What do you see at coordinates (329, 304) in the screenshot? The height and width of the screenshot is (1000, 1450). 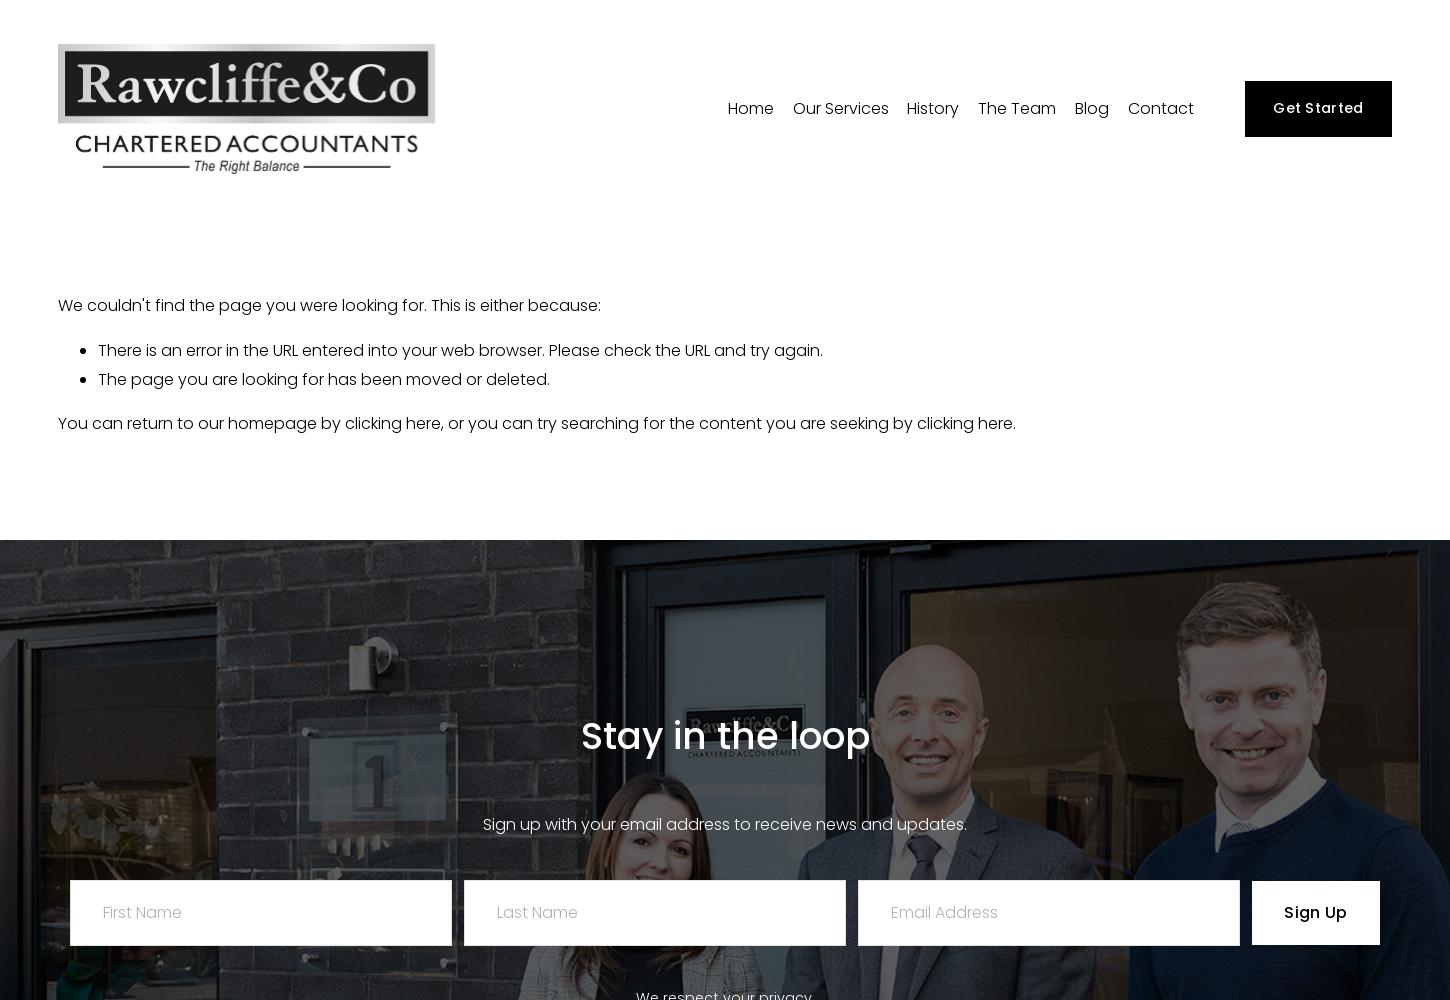 I see `'We couldn't find the page you were looking for. This is either because:'` at bounding box center [329, 304].